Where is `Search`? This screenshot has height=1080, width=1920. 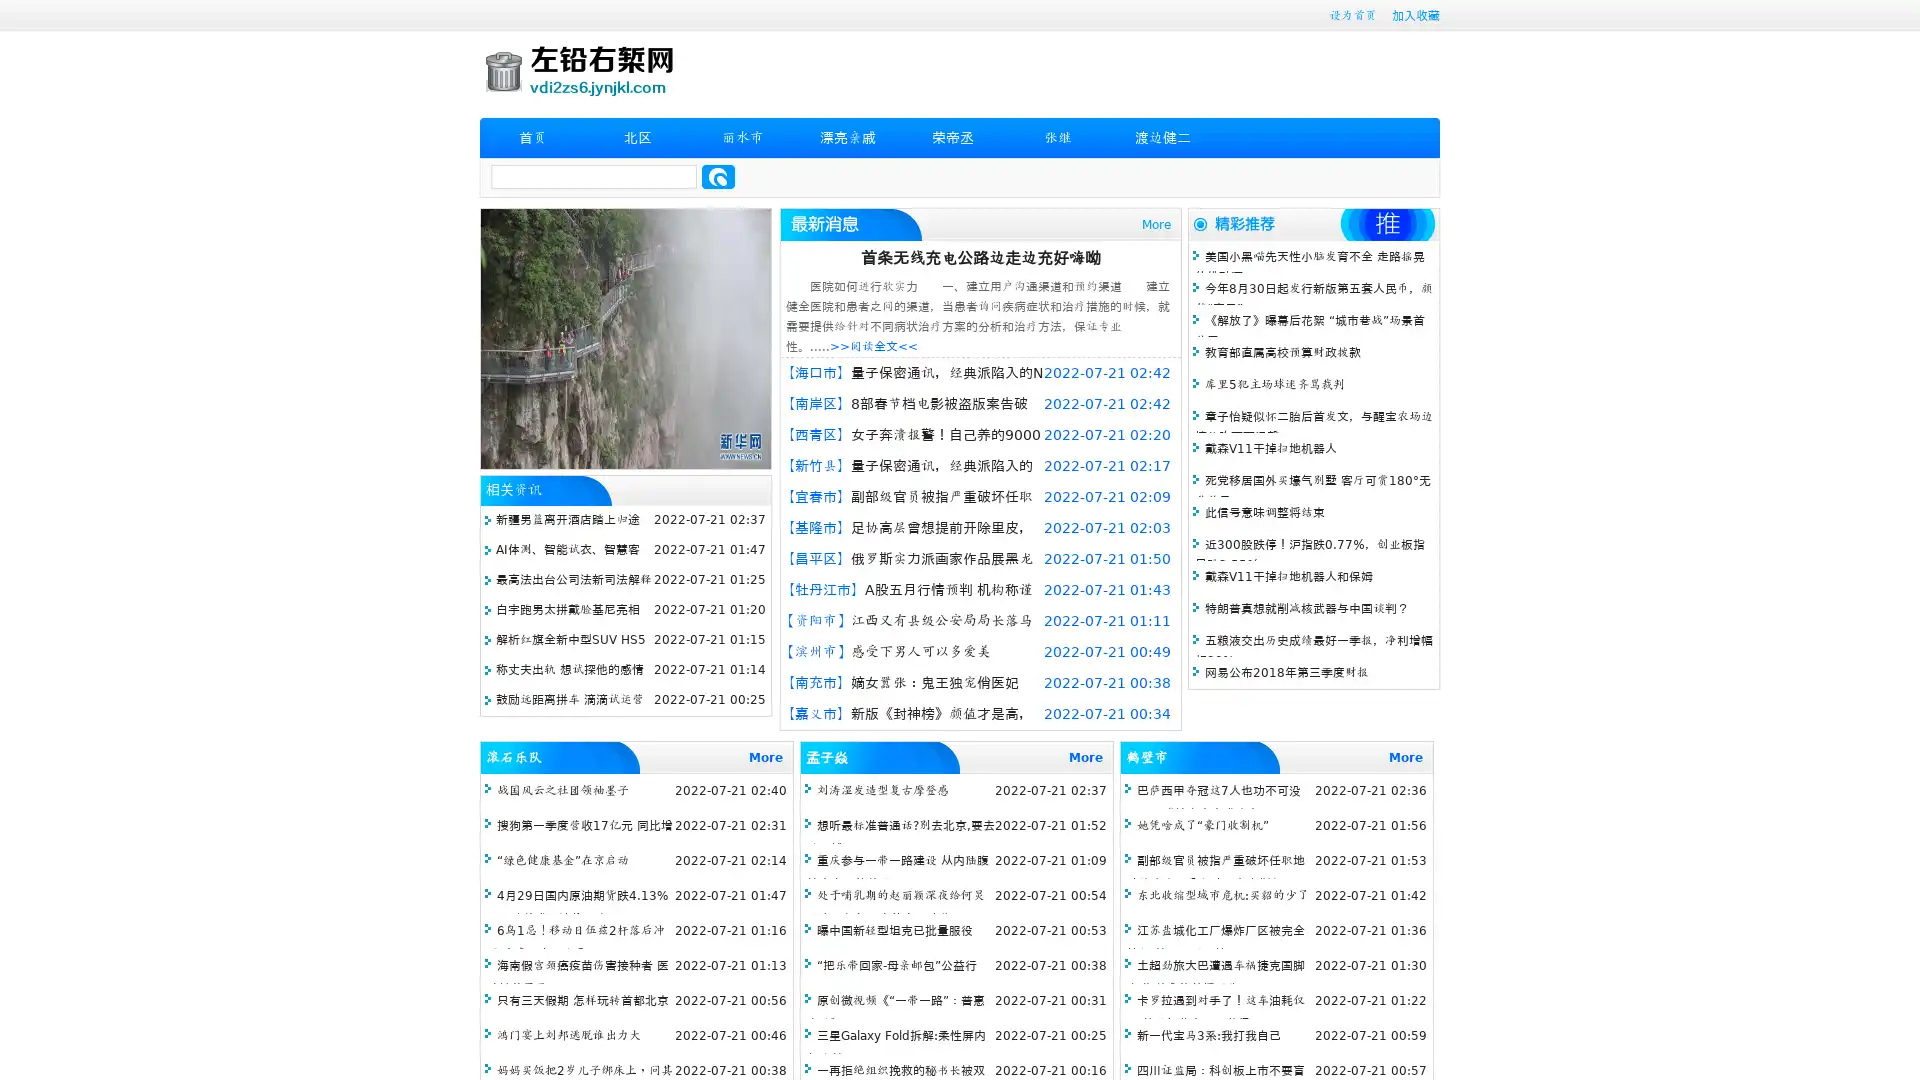
Search is located at coordinates (718, 176).